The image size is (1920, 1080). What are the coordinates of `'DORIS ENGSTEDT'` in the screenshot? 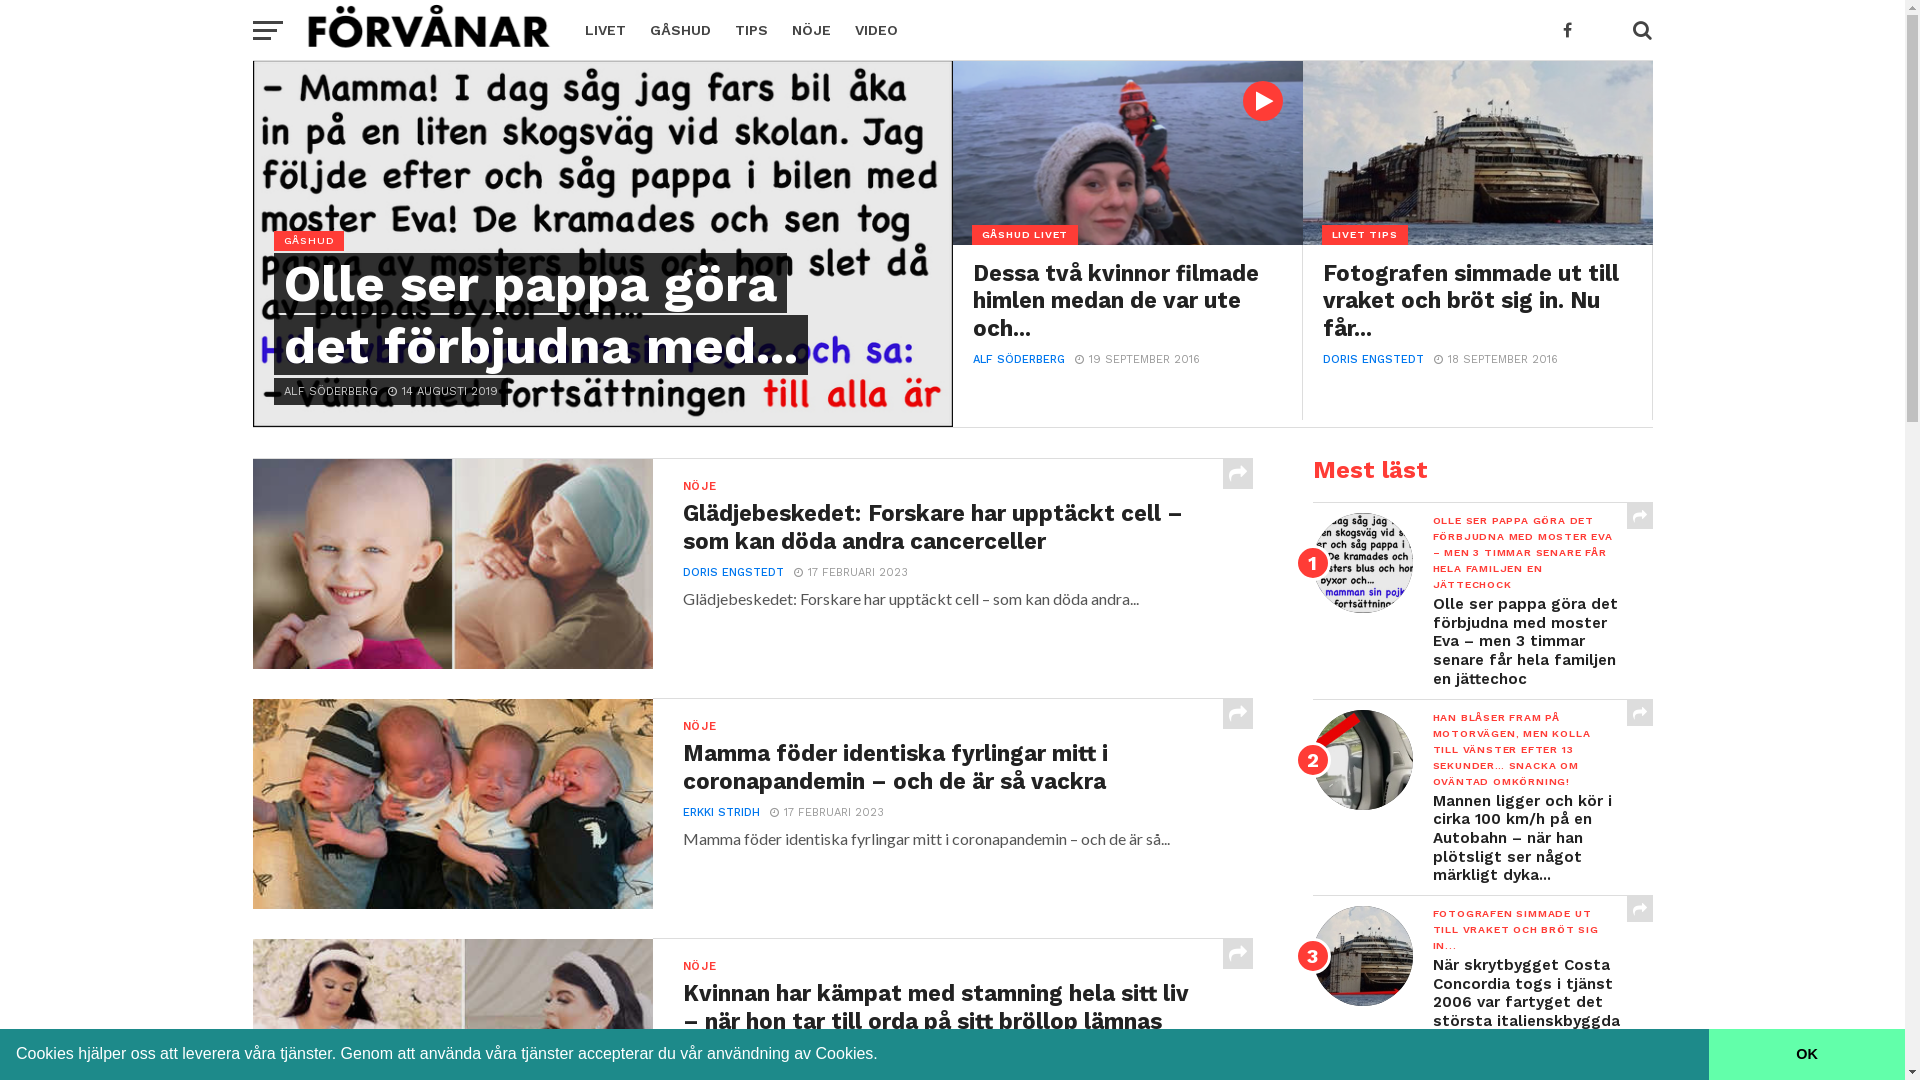 It's located at (681, 572).